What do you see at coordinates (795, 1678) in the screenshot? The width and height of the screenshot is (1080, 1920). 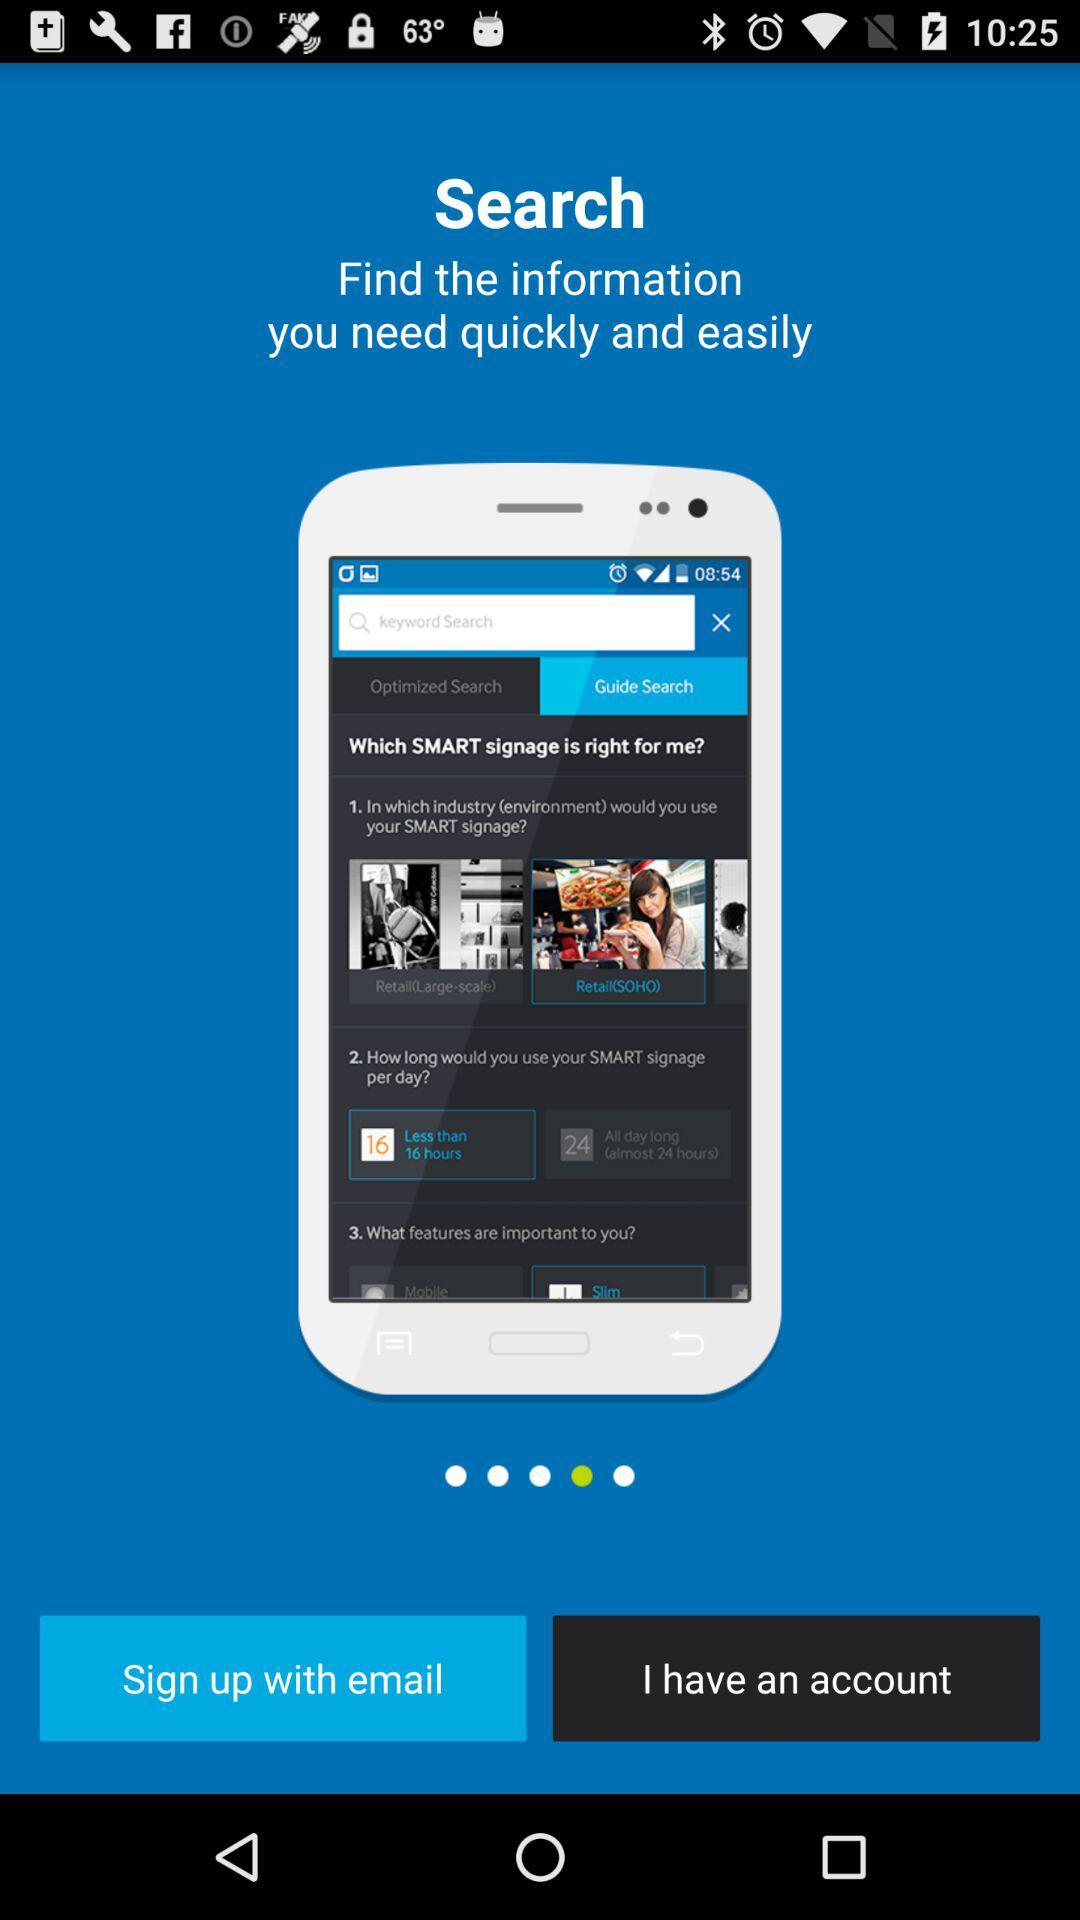 I see `icon next to sign up with icon` at bounding box center [795, 1678].